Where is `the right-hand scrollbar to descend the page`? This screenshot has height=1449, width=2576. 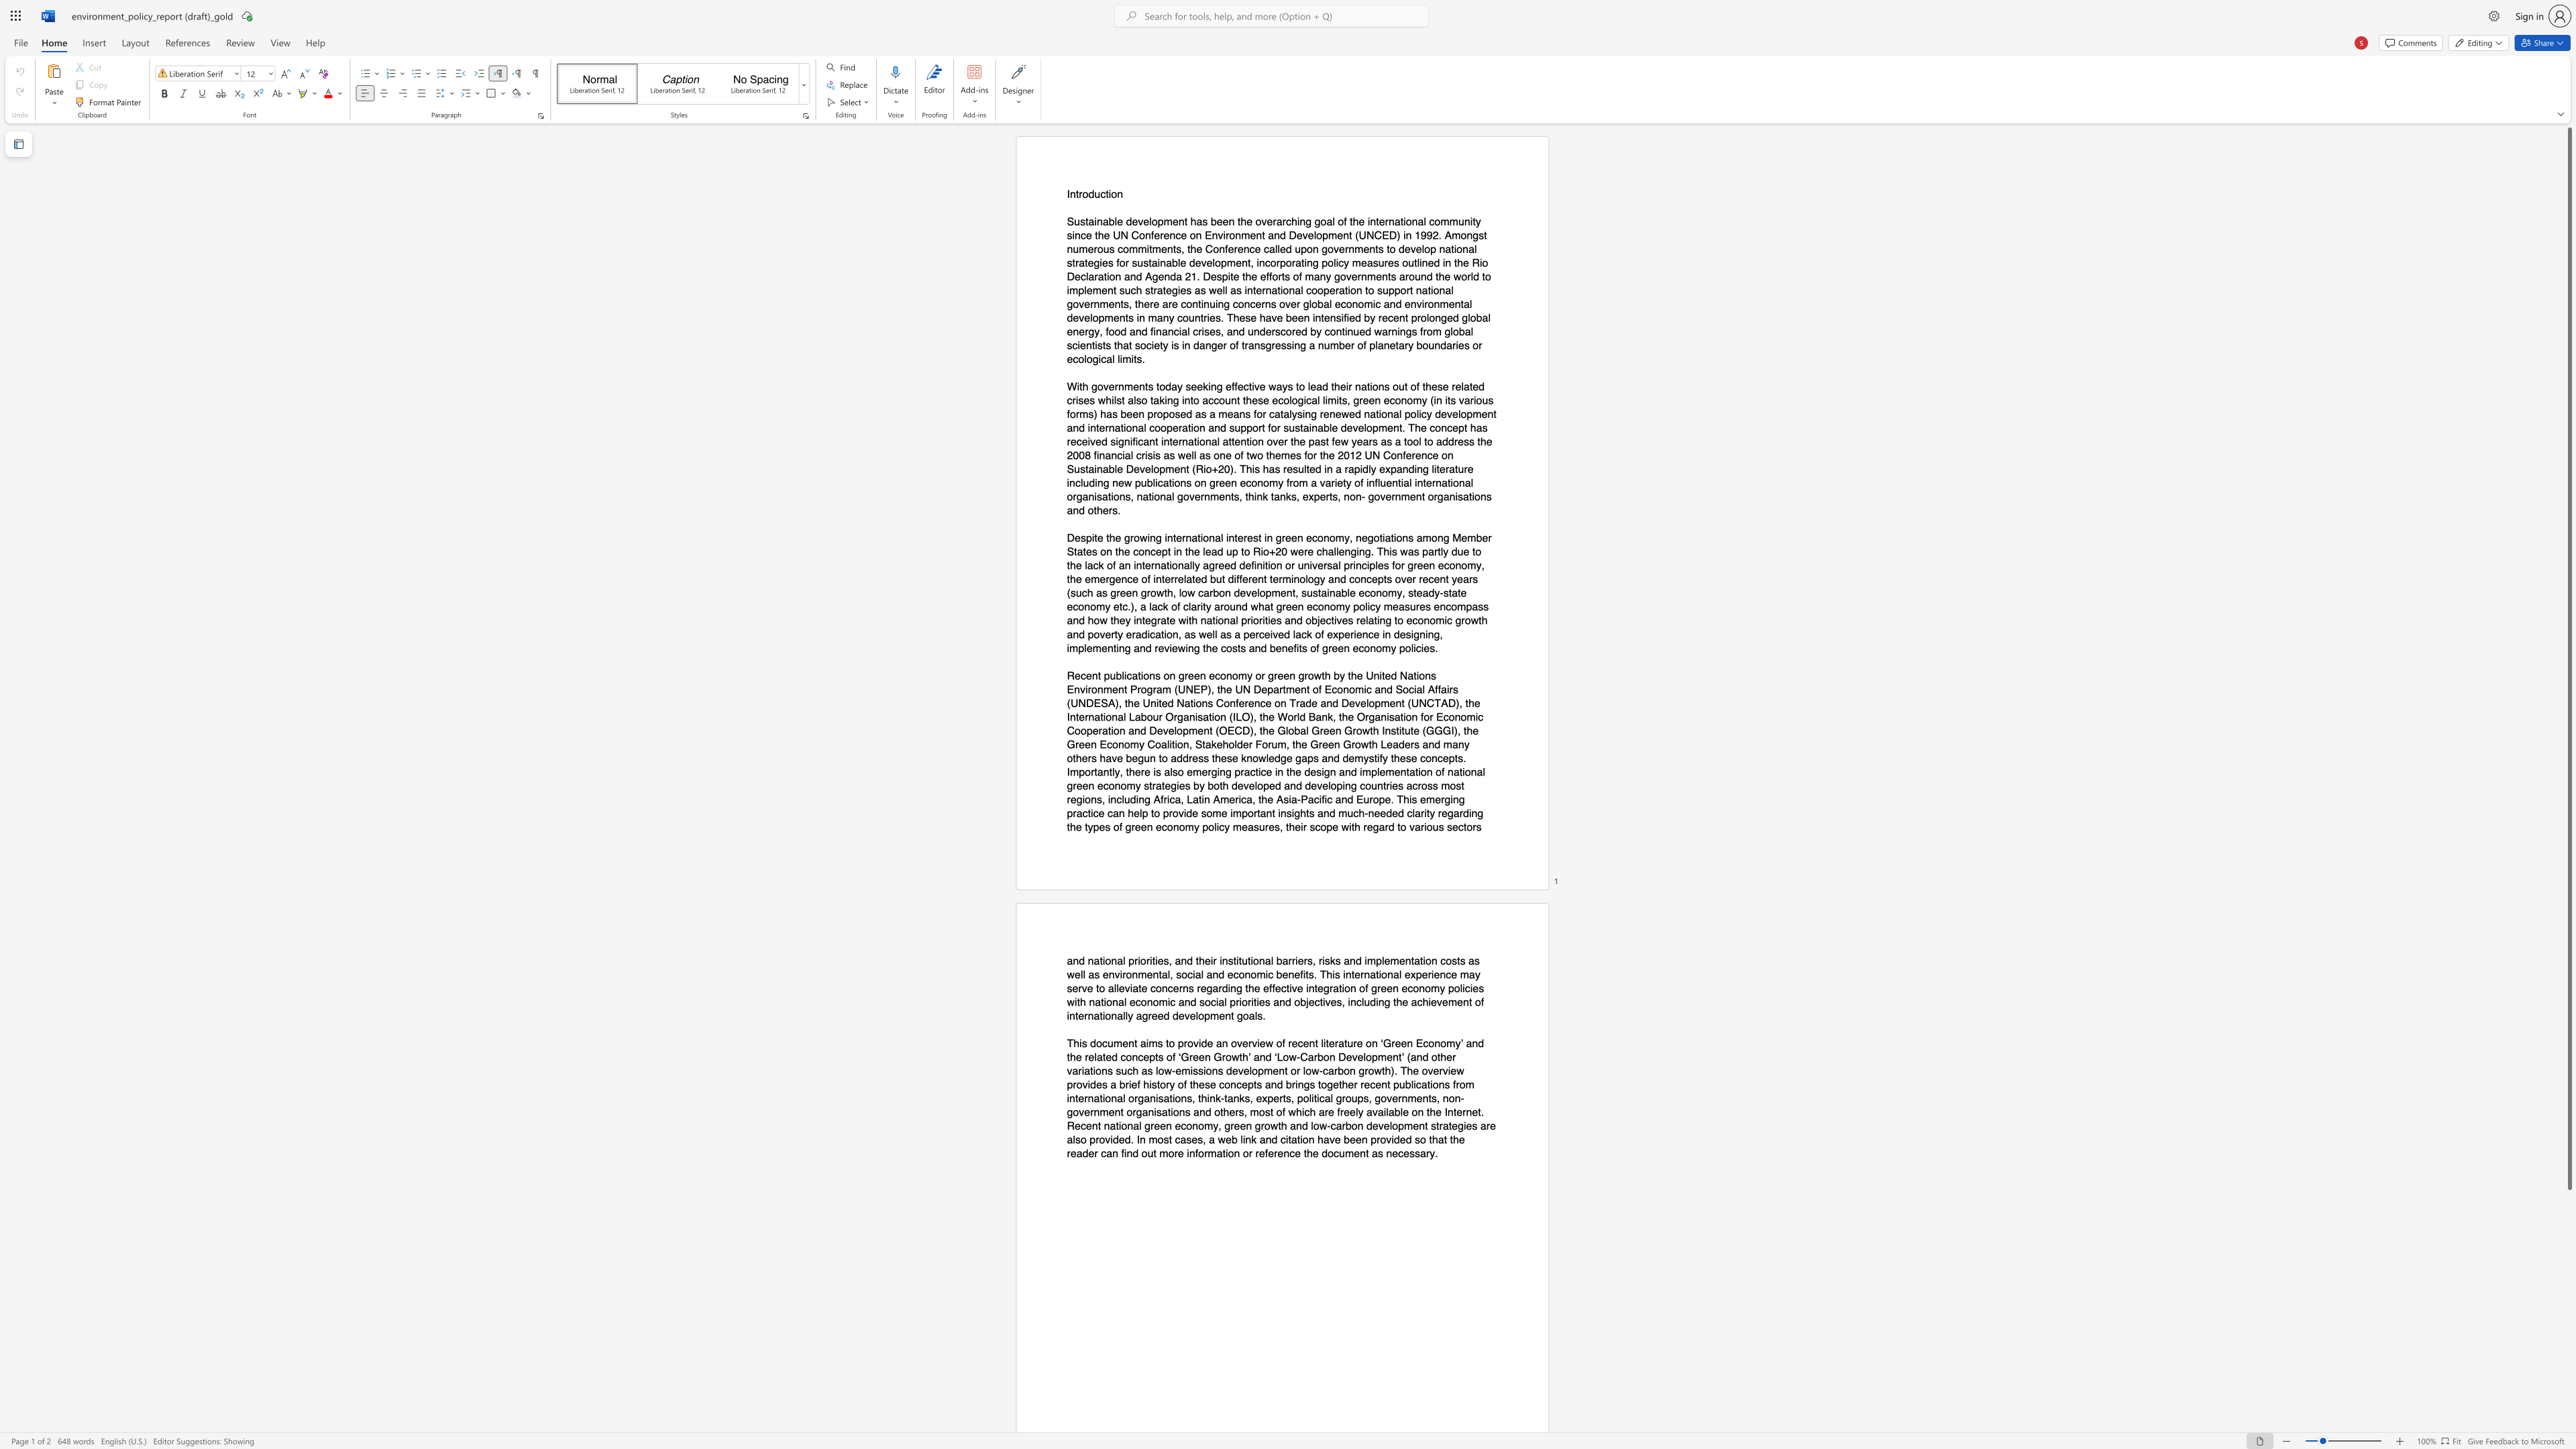 the right-hand scrollbar to descend the page is located at coordinates (2568, 1334).